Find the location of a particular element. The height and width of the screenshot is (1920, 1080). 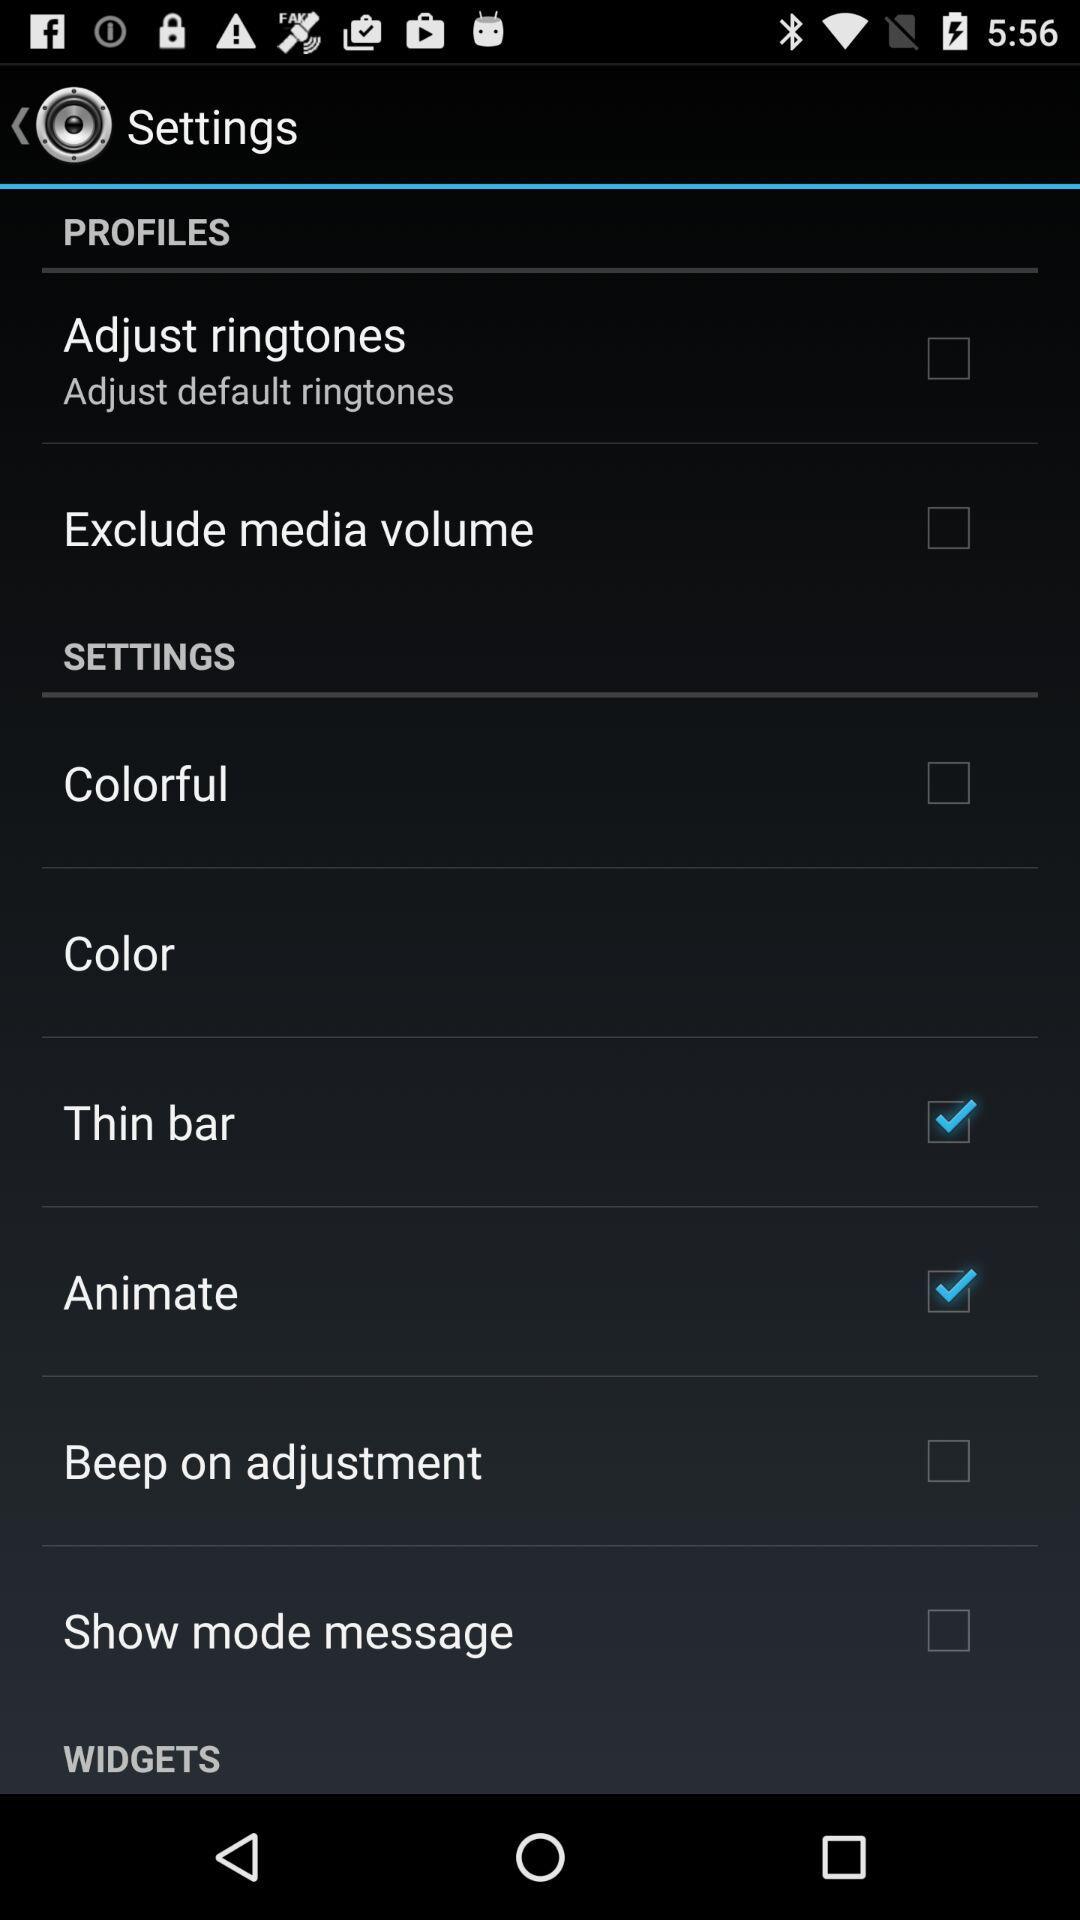

the thin bar item is located at coordinates (147, 1121).